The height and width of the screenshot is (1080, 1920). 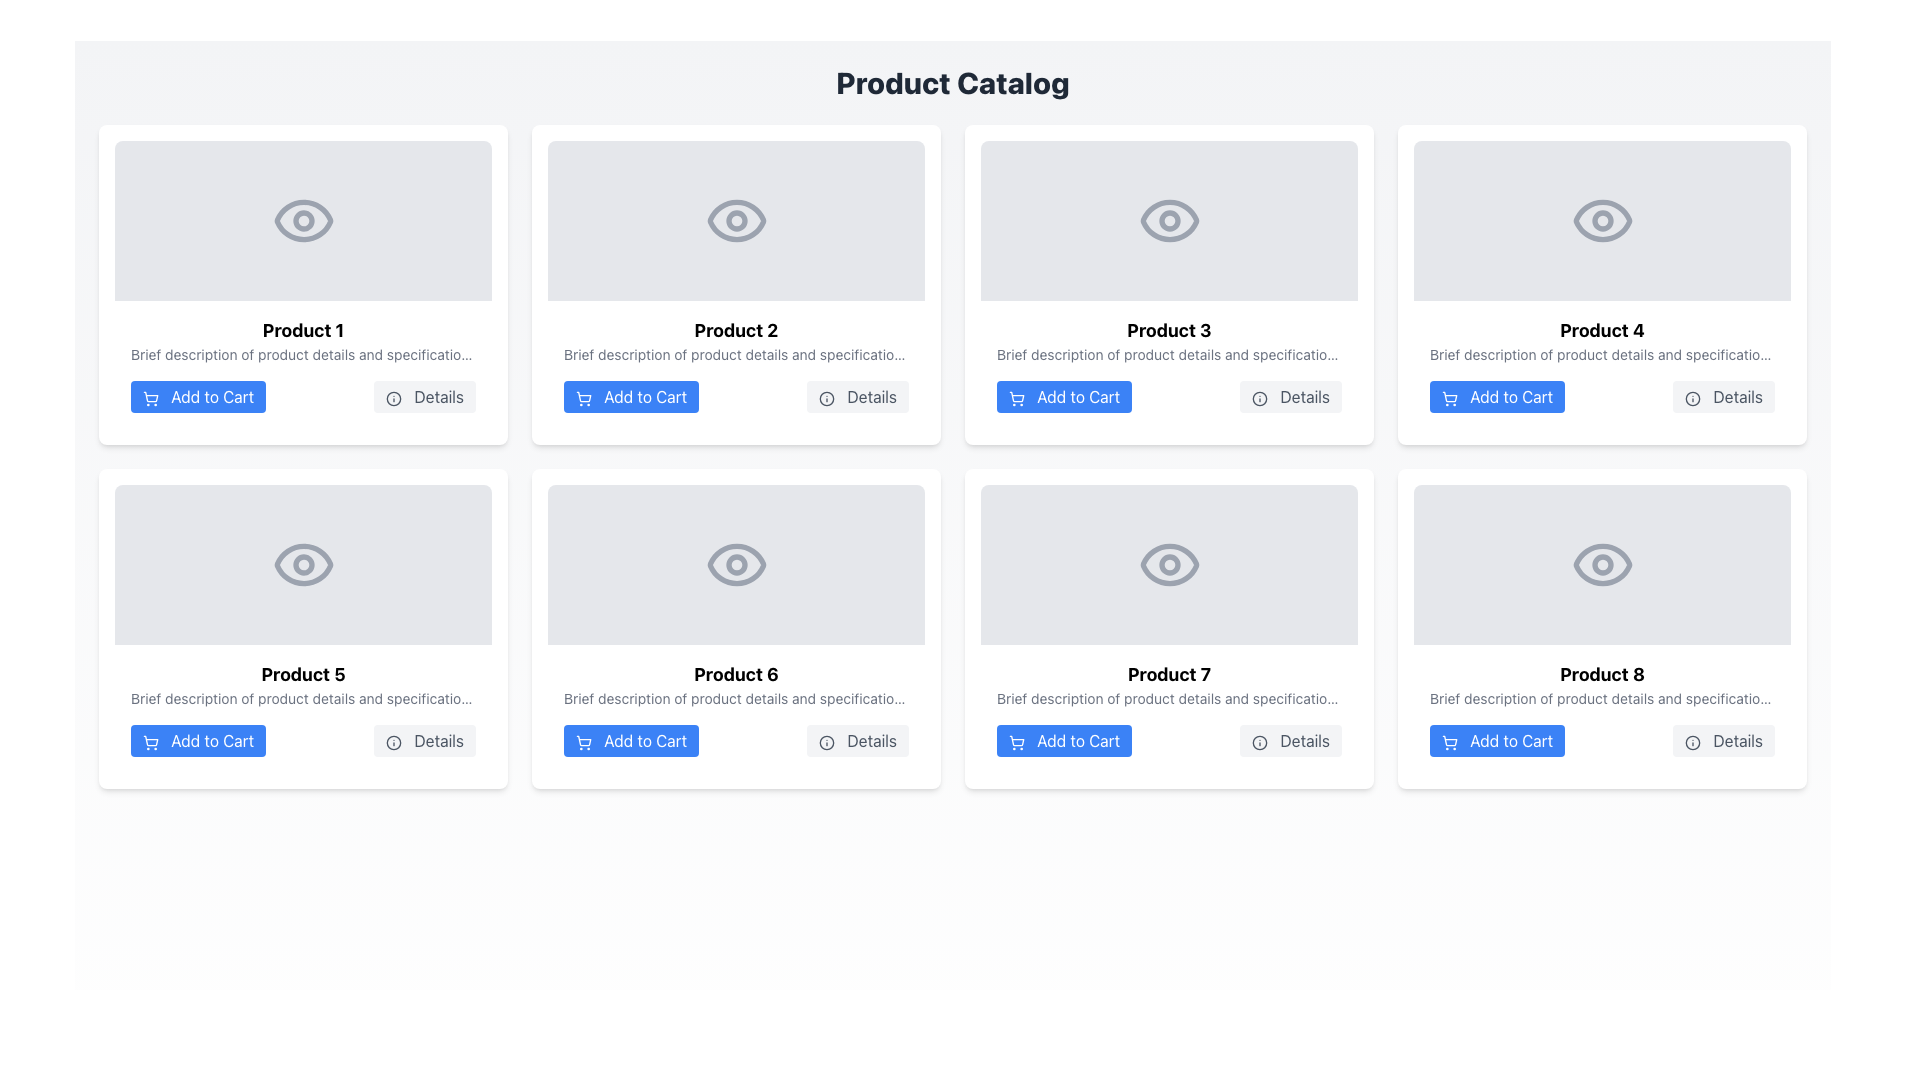 What do you see at coordinates (1169, 564) in the screenshot?
I see `the eye icon with a gray outline located in the seventh product card, centered within the top section of the card` at bounding box center [1169, 564].